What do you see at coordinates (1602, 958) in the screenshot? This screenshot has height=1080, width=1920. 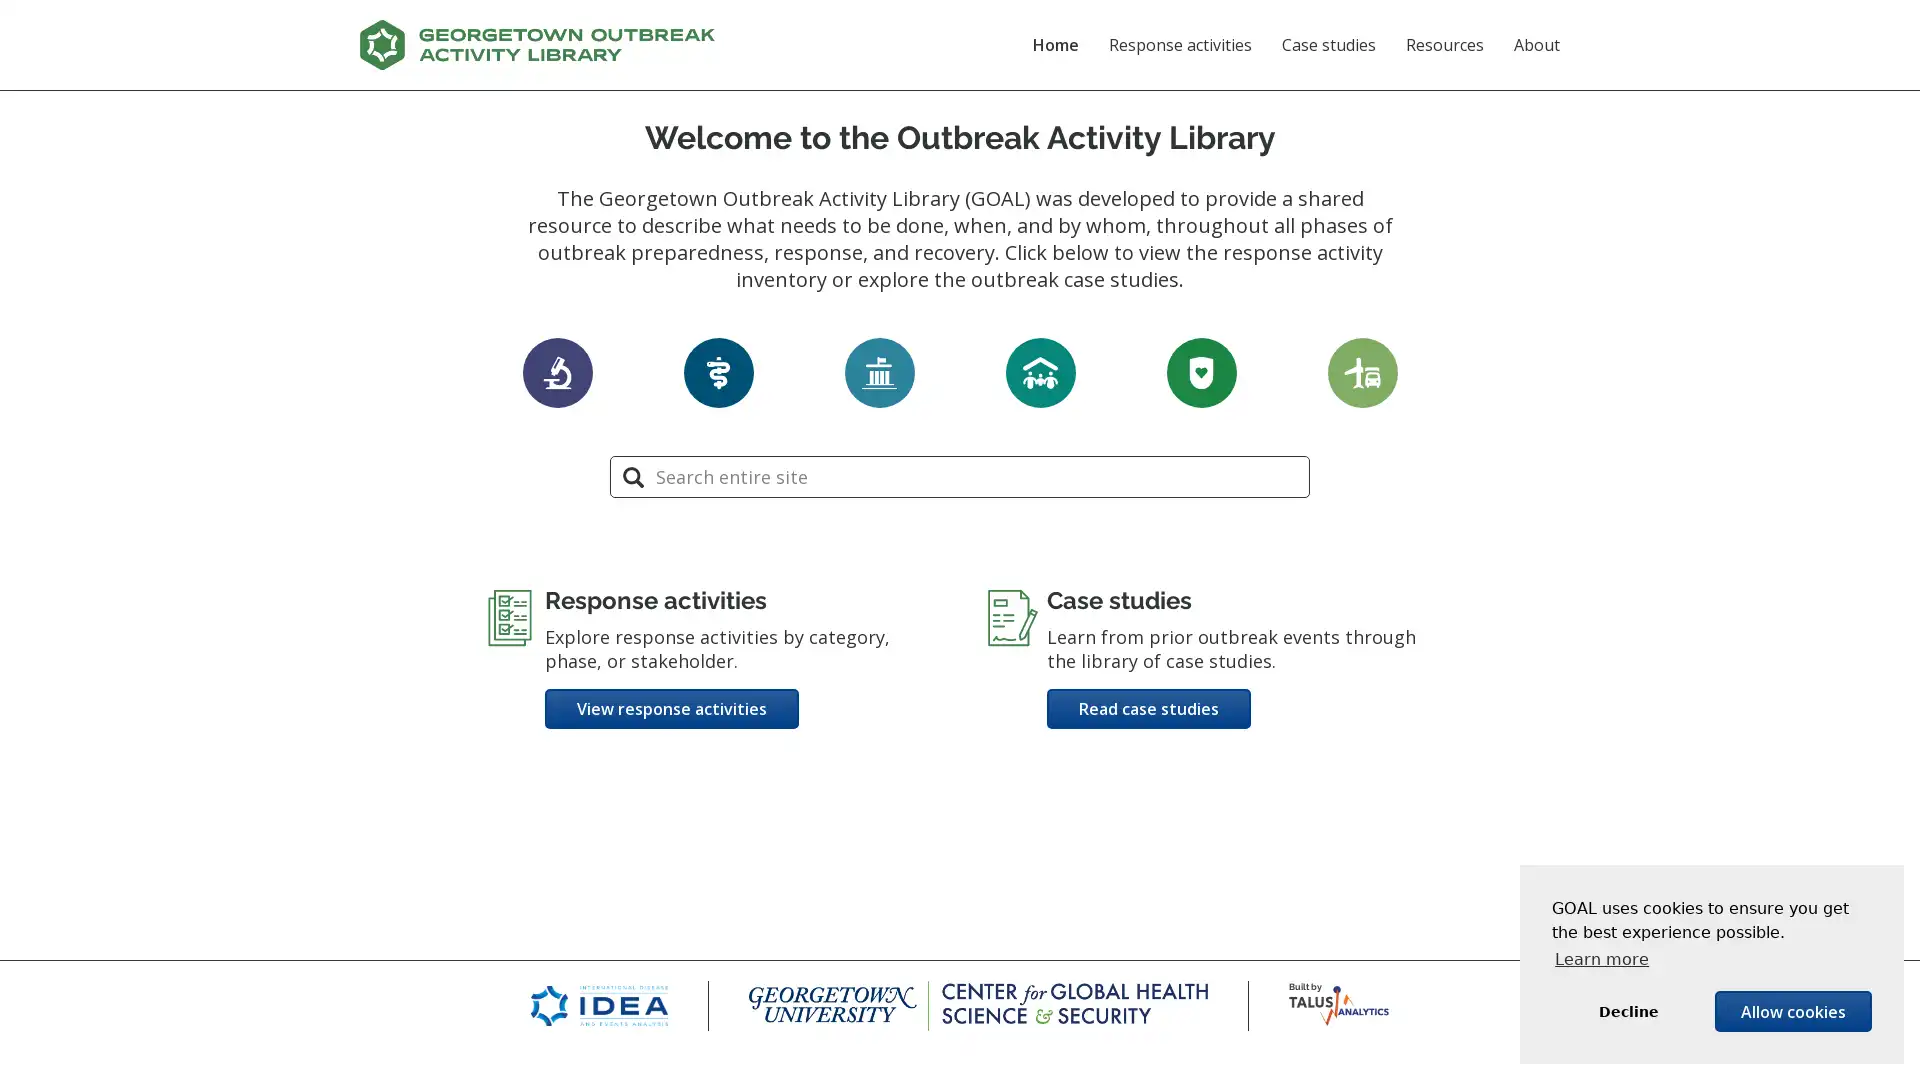 I see `learn more about cookies` at bounding box center [1602, 958].